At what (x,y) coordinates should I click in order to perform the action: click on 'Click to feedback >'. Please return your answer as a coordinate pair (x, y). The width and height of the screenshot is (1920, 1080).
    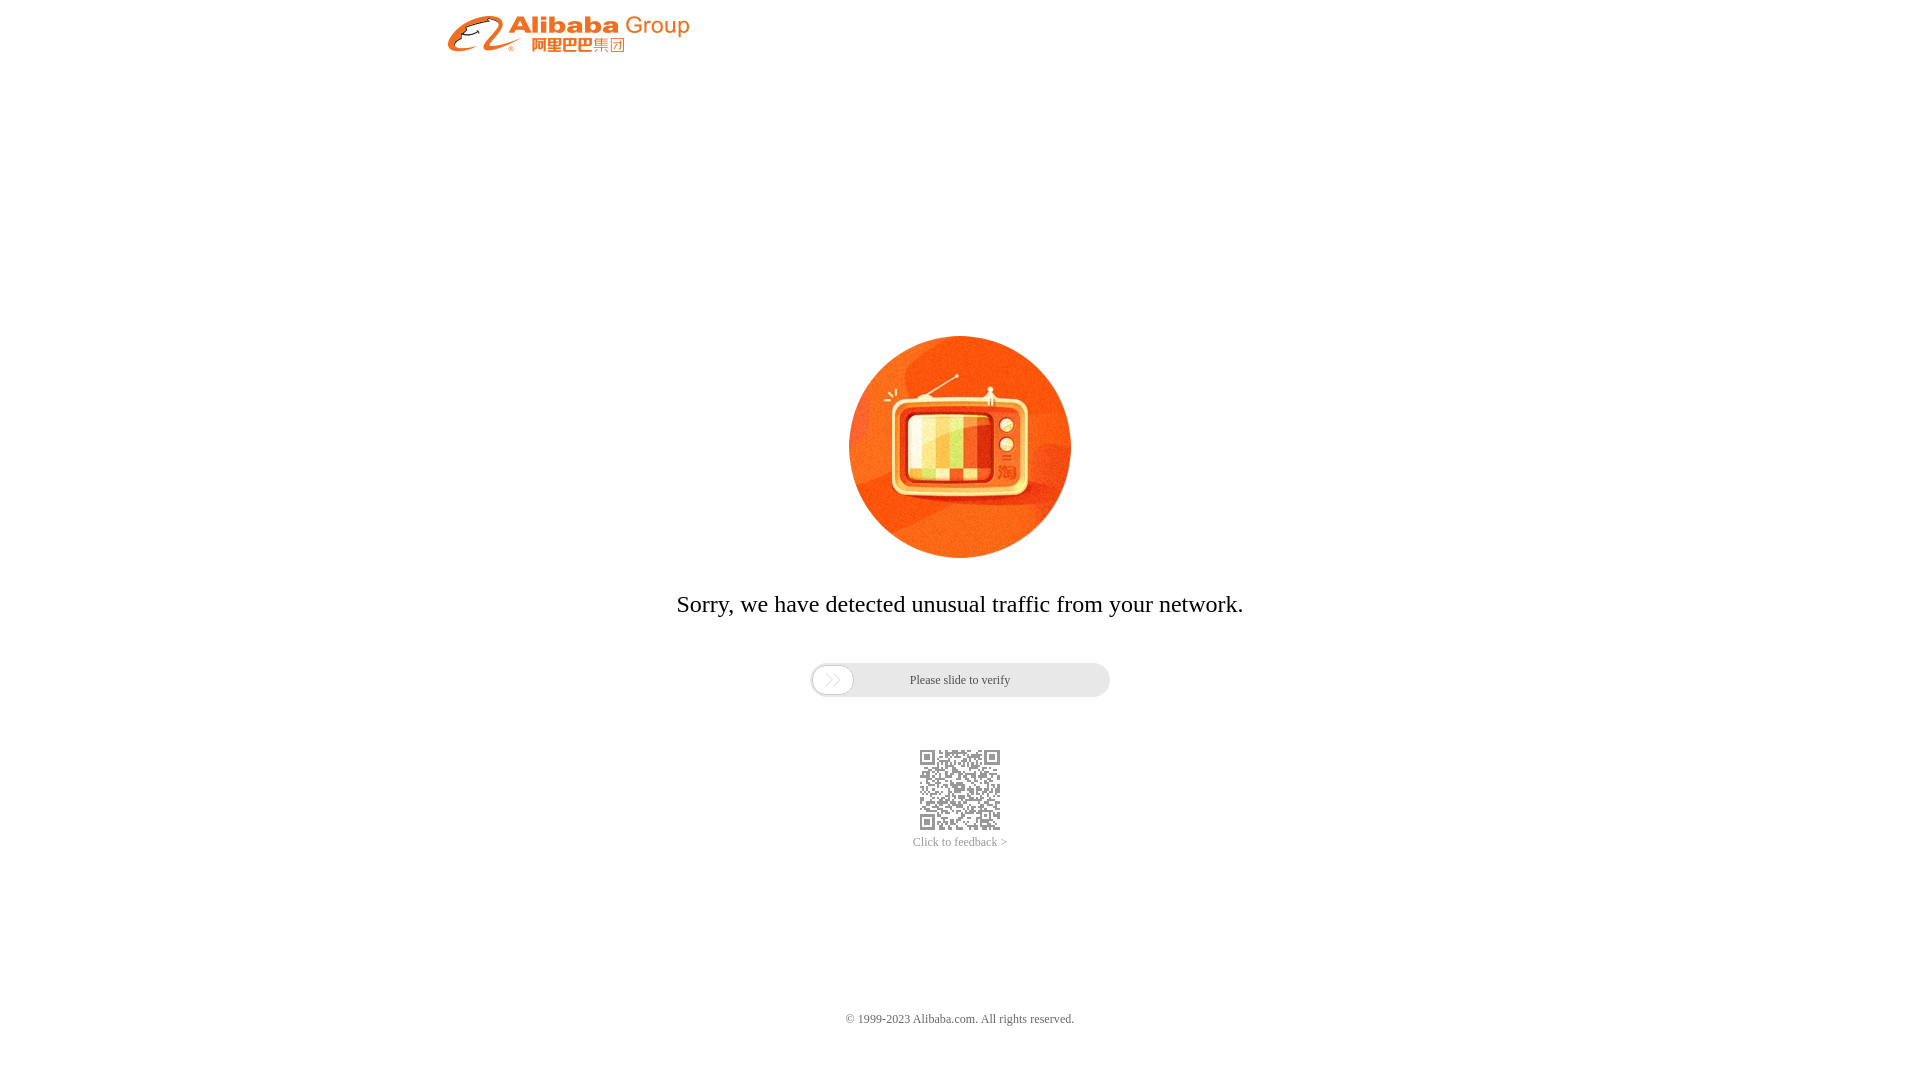
    Looking at the image, I should click on (960, 842).